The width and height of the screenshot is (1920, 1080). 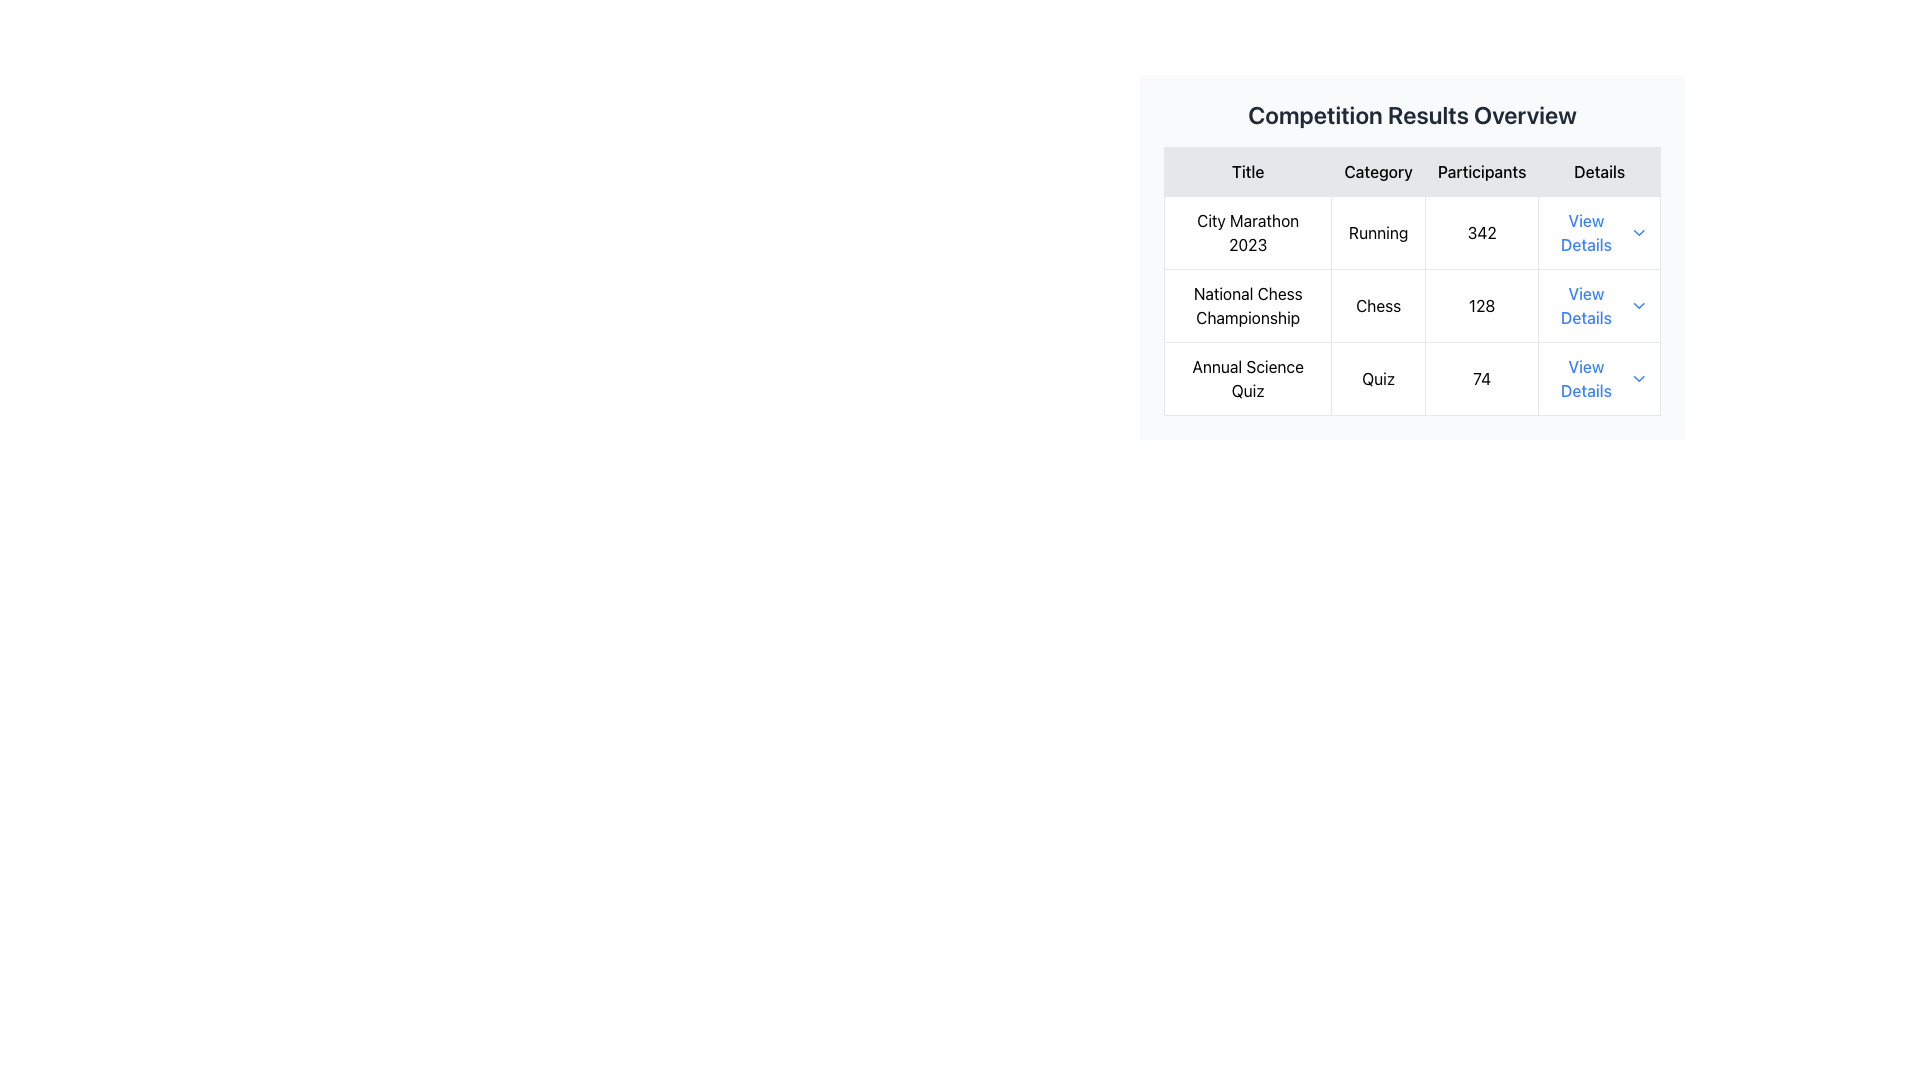 I want to click on the table header cell labeled 'Category', which is the second column header in the table, located between 'Title' and 'Participants', so click(x=1377, y=171).